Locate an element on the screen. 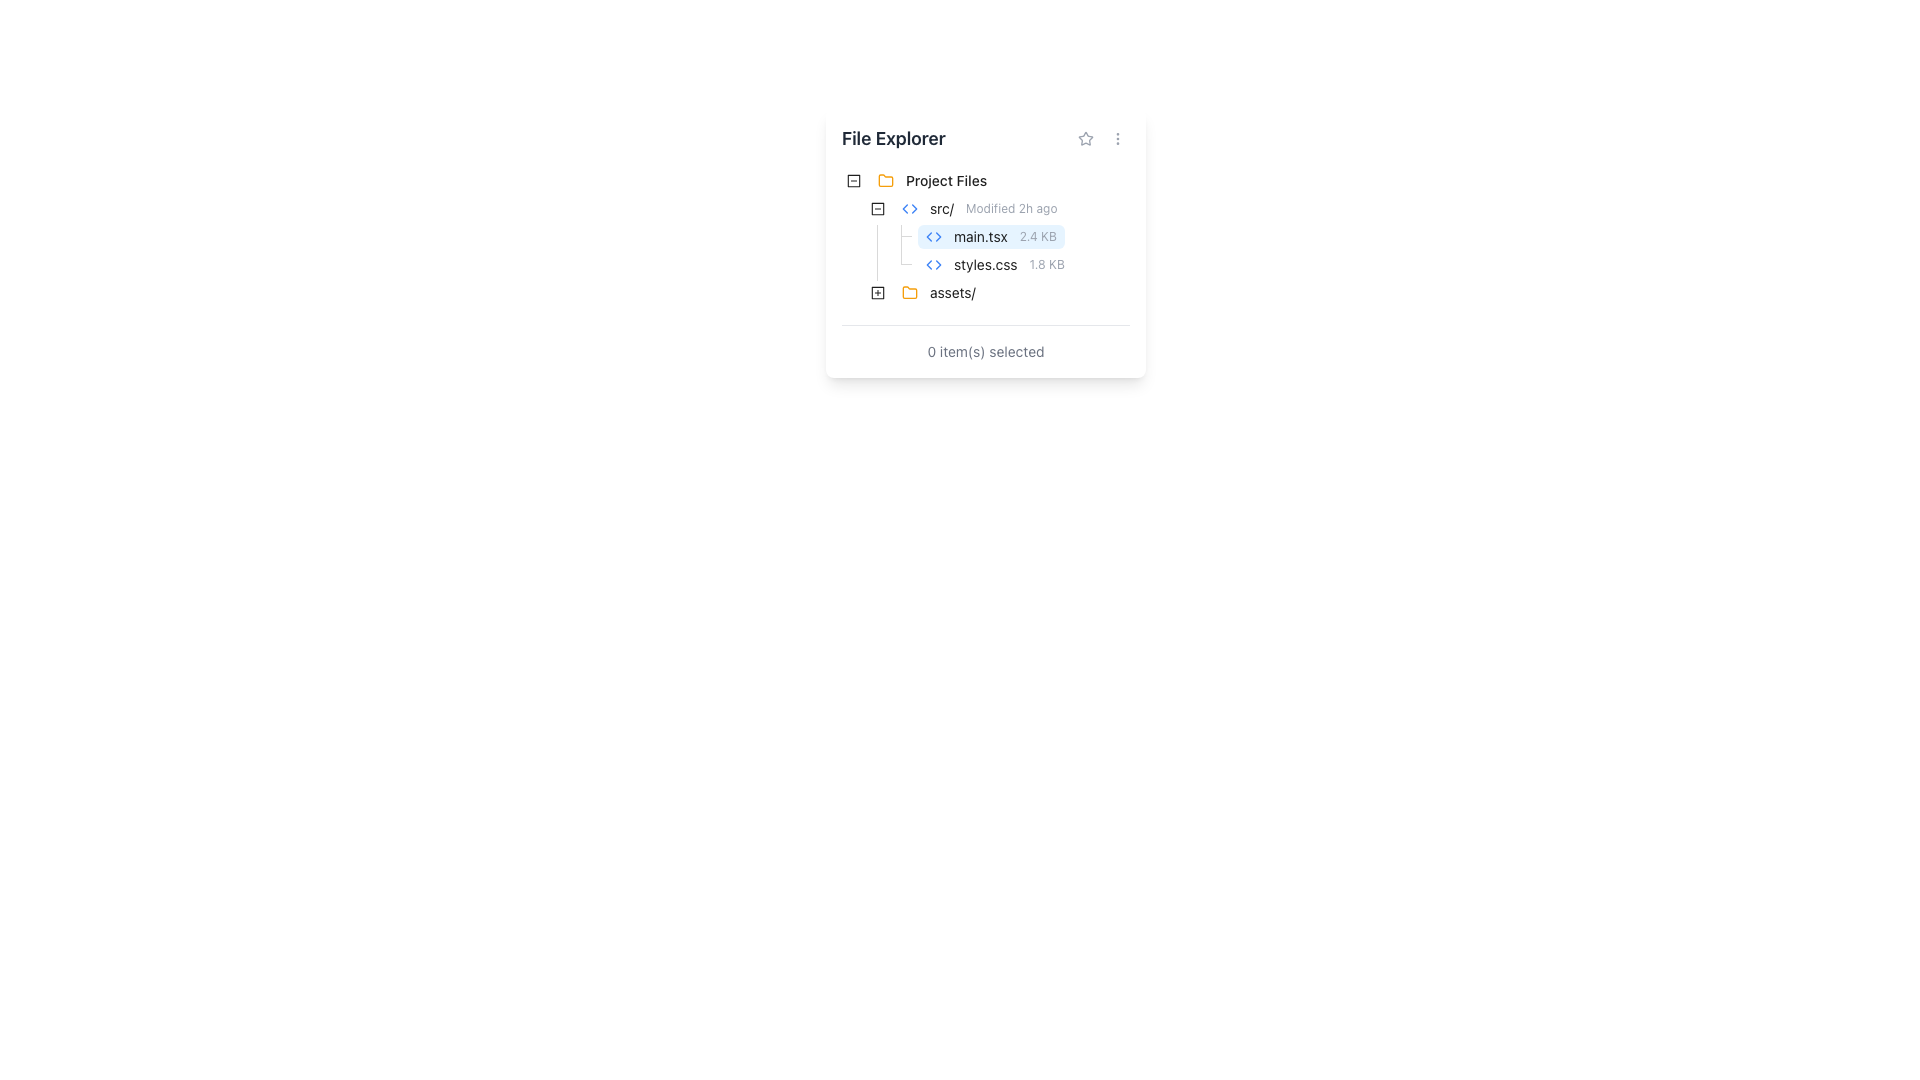 This screenshot has height=1080, width=1920. the 'styles.css' file entry in the file explorer is located at coordinates (956, 264).